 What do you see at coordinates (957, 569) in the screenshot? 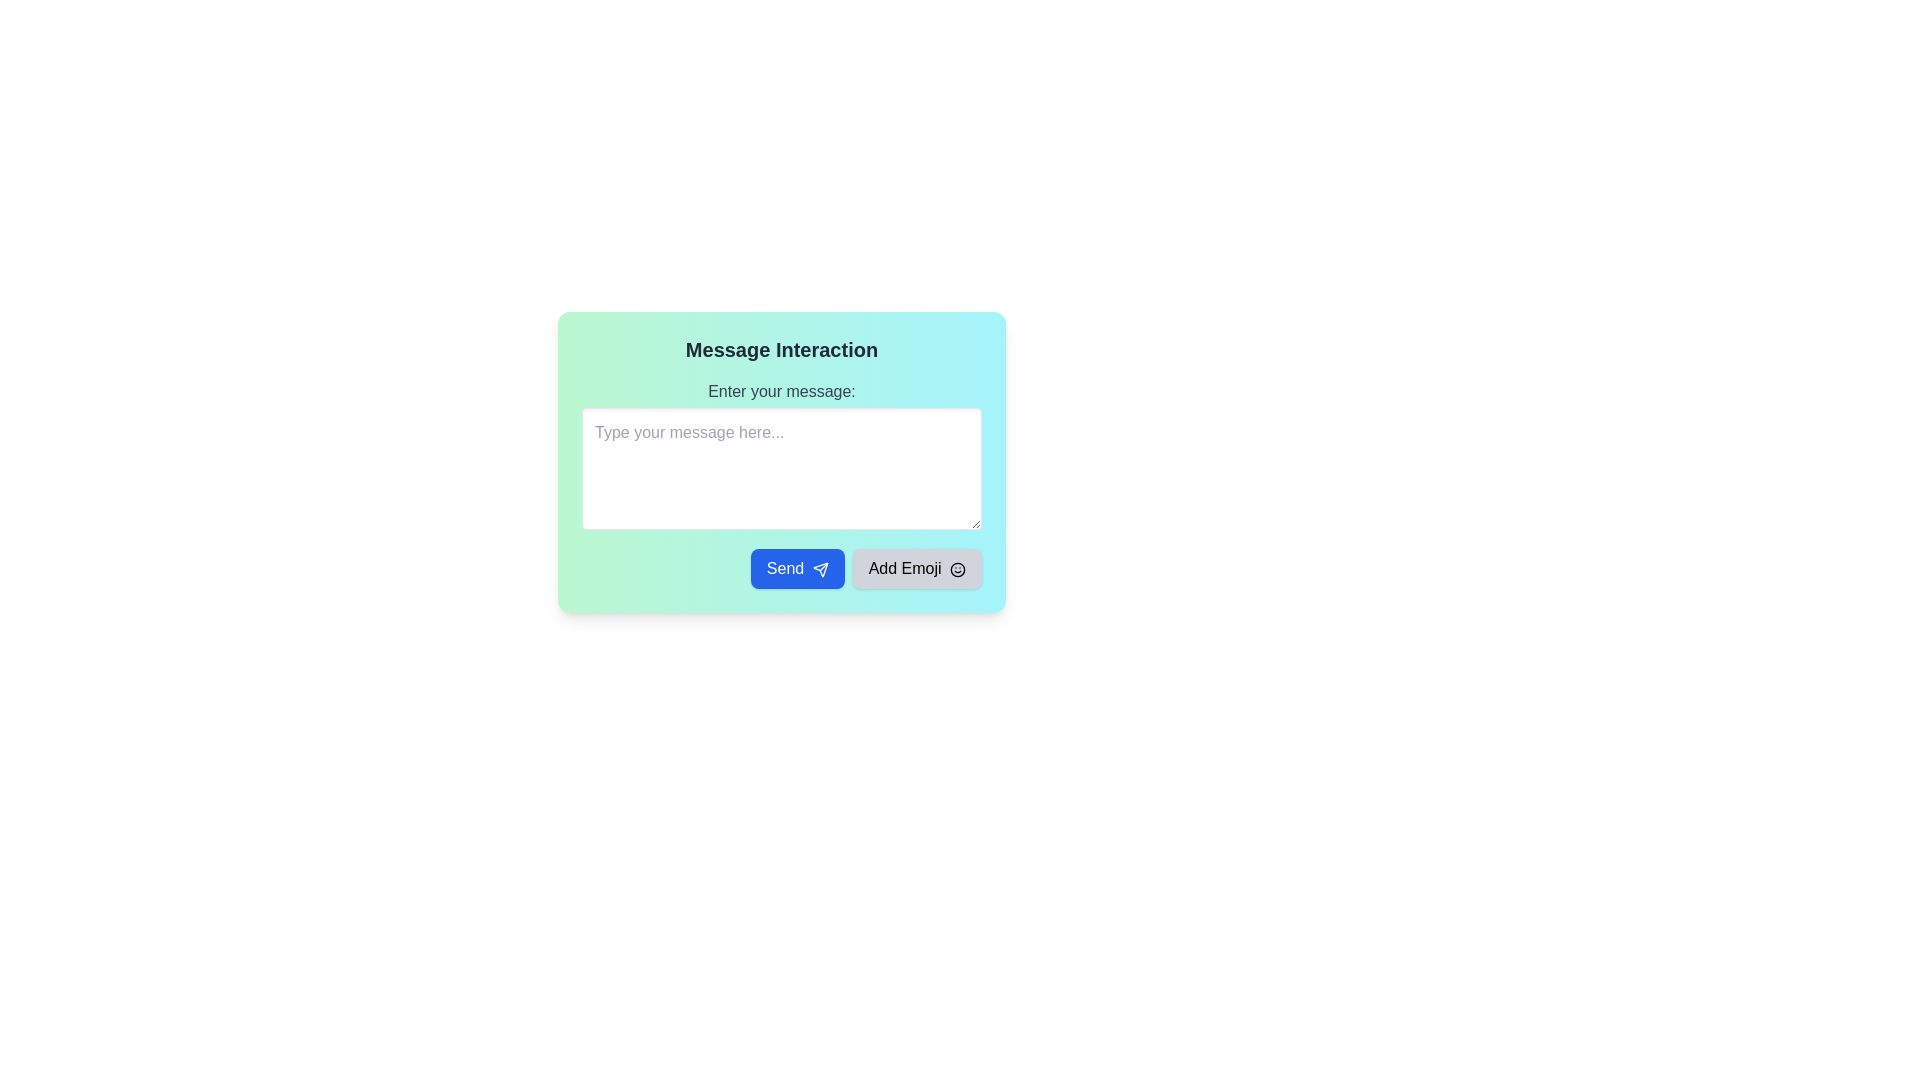
I see `the central circular component of the smiley face icon, which is part of the emoji-related functionalities in the interface` at bounding box center [957, 569].